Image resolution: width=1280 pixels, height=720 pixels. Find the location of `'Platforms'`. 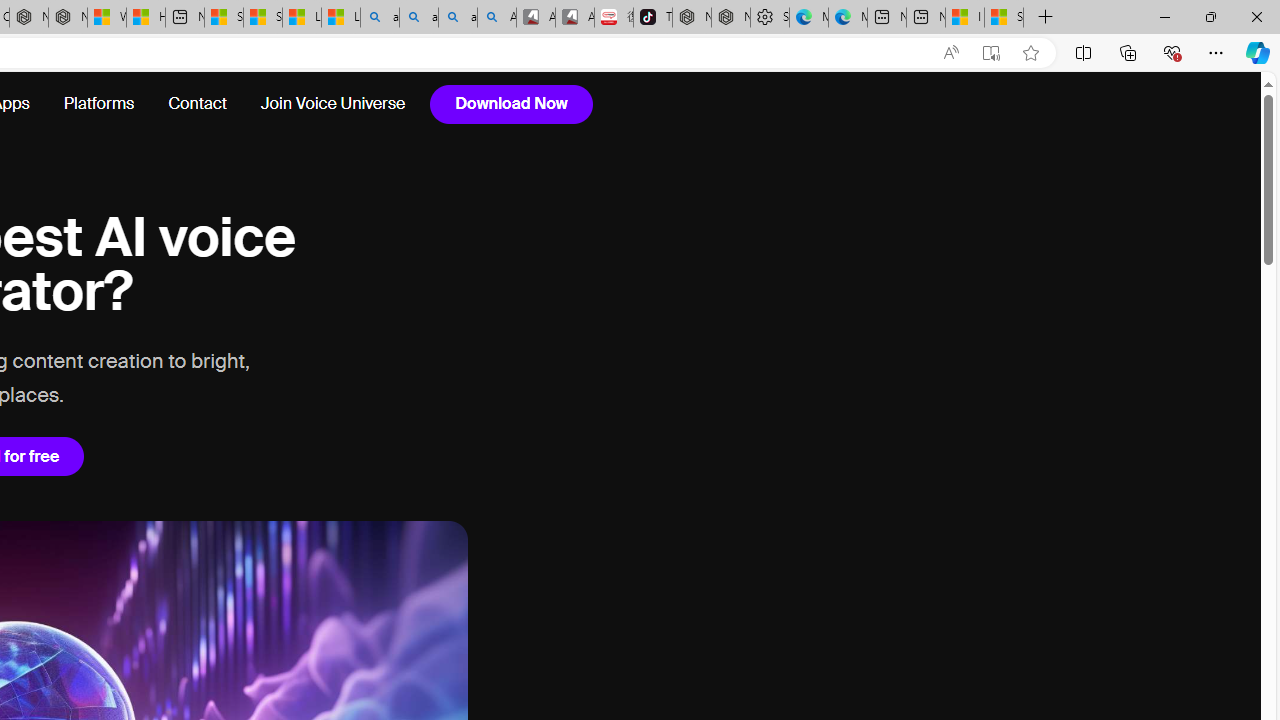

'Platforms' is located at coordinates (97, 104).